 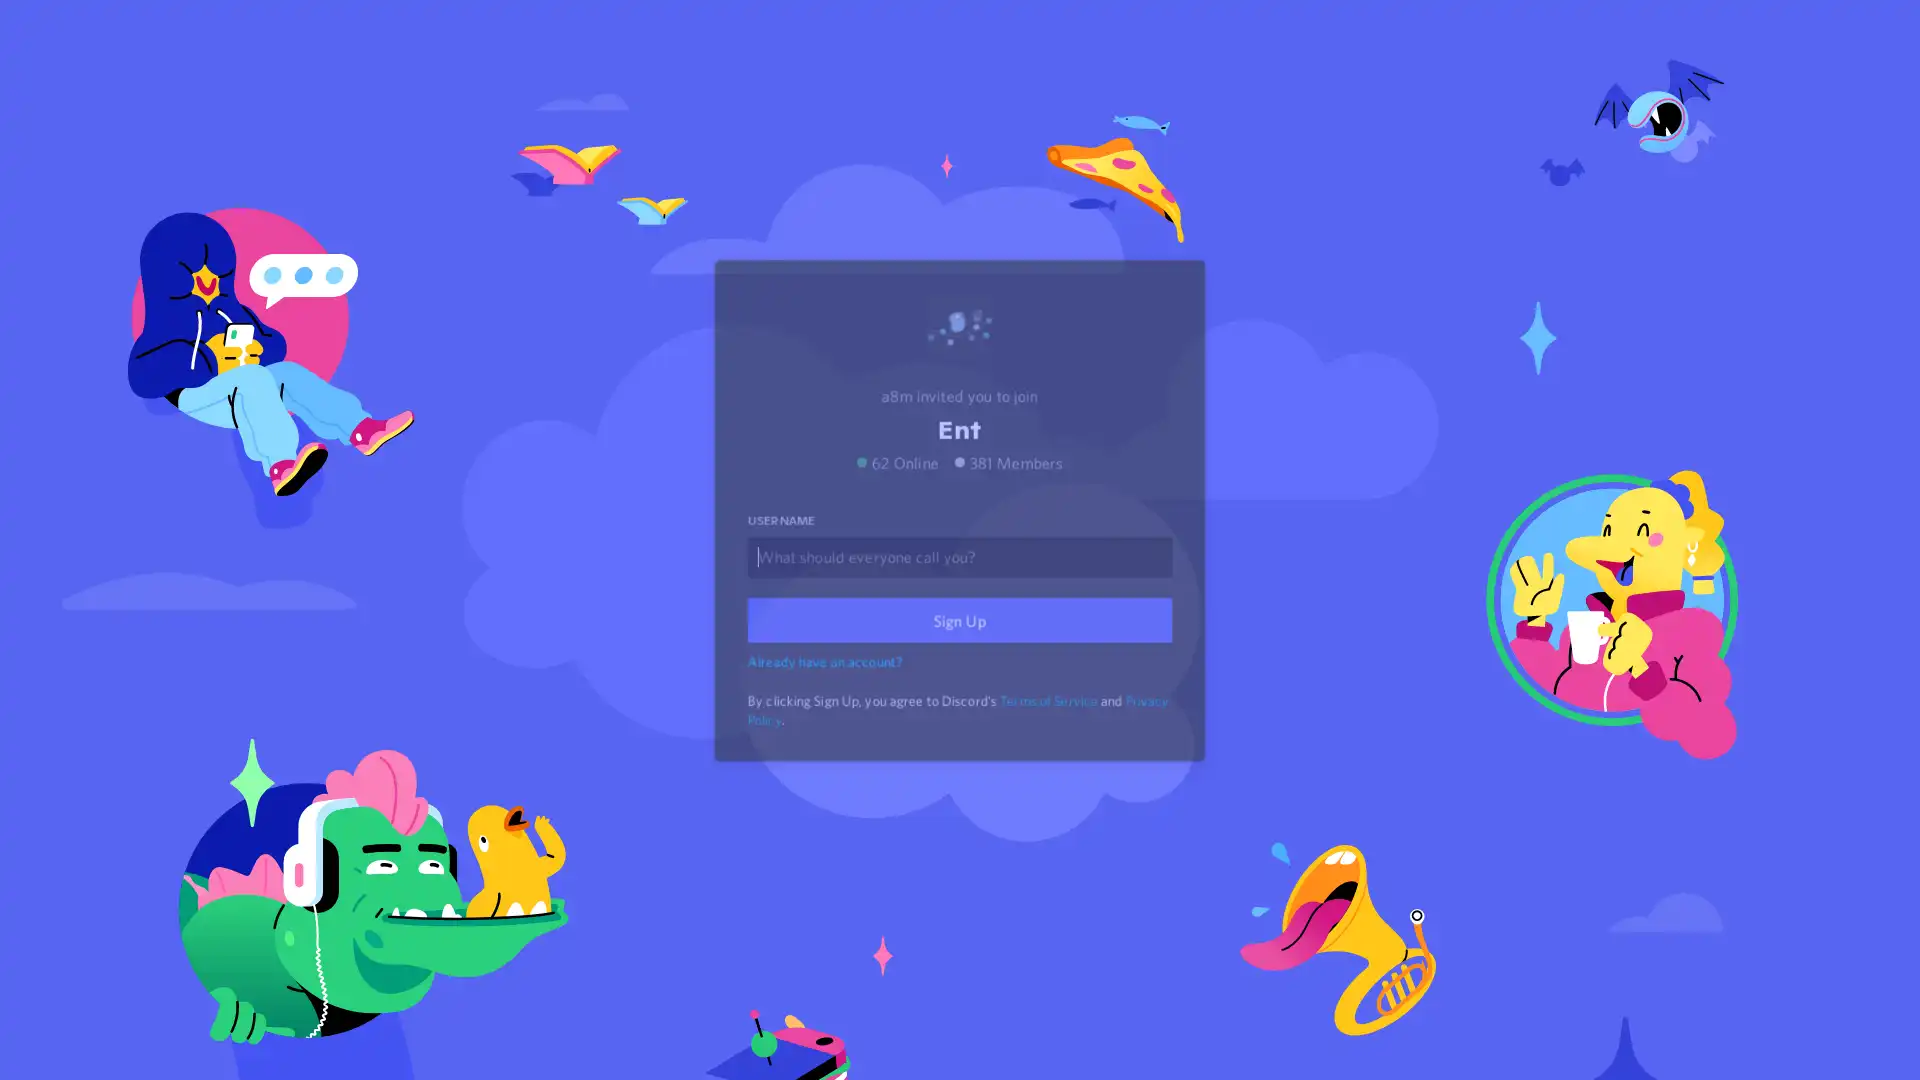 What do you see at coordinates (828, 685) in the screenshot?
I see `Already have an account?` at bounding box center [828, 685].